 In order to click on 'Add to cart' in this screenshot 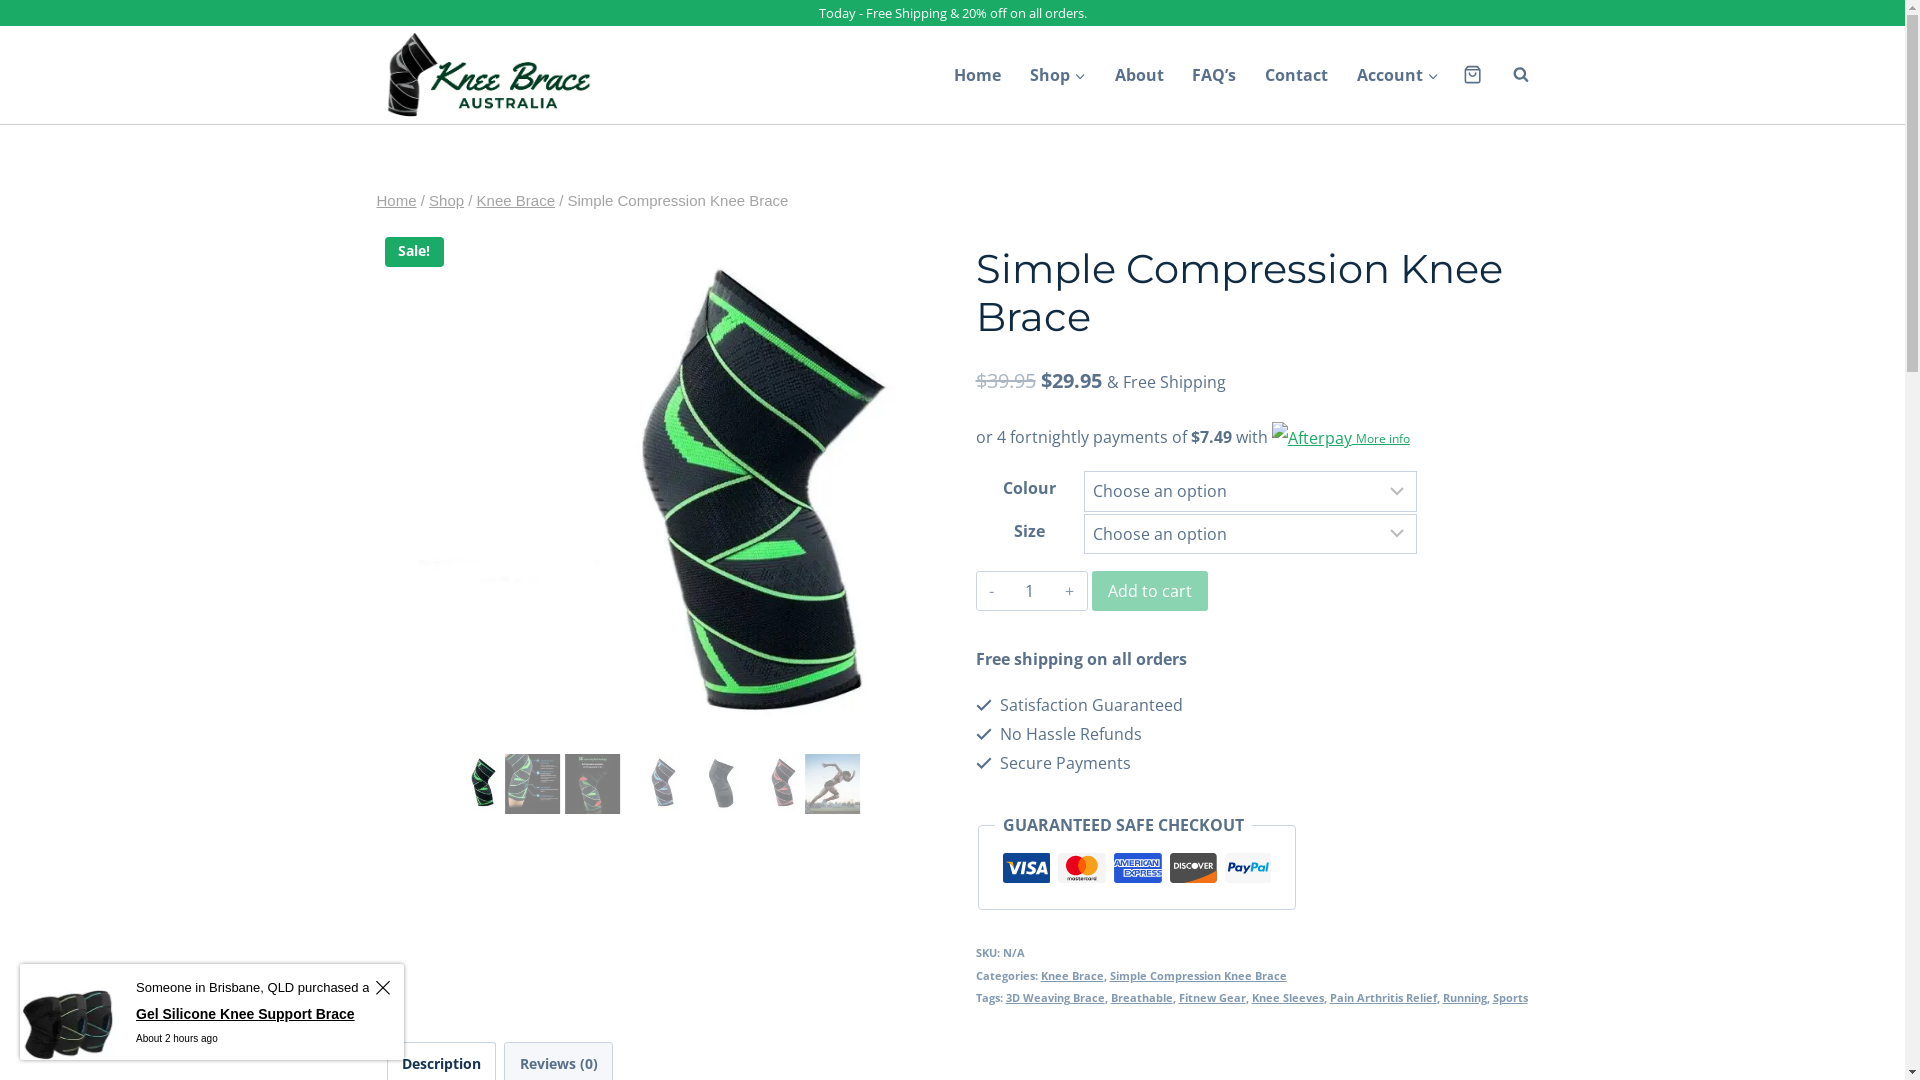, I will do `click(1150, 589)`.